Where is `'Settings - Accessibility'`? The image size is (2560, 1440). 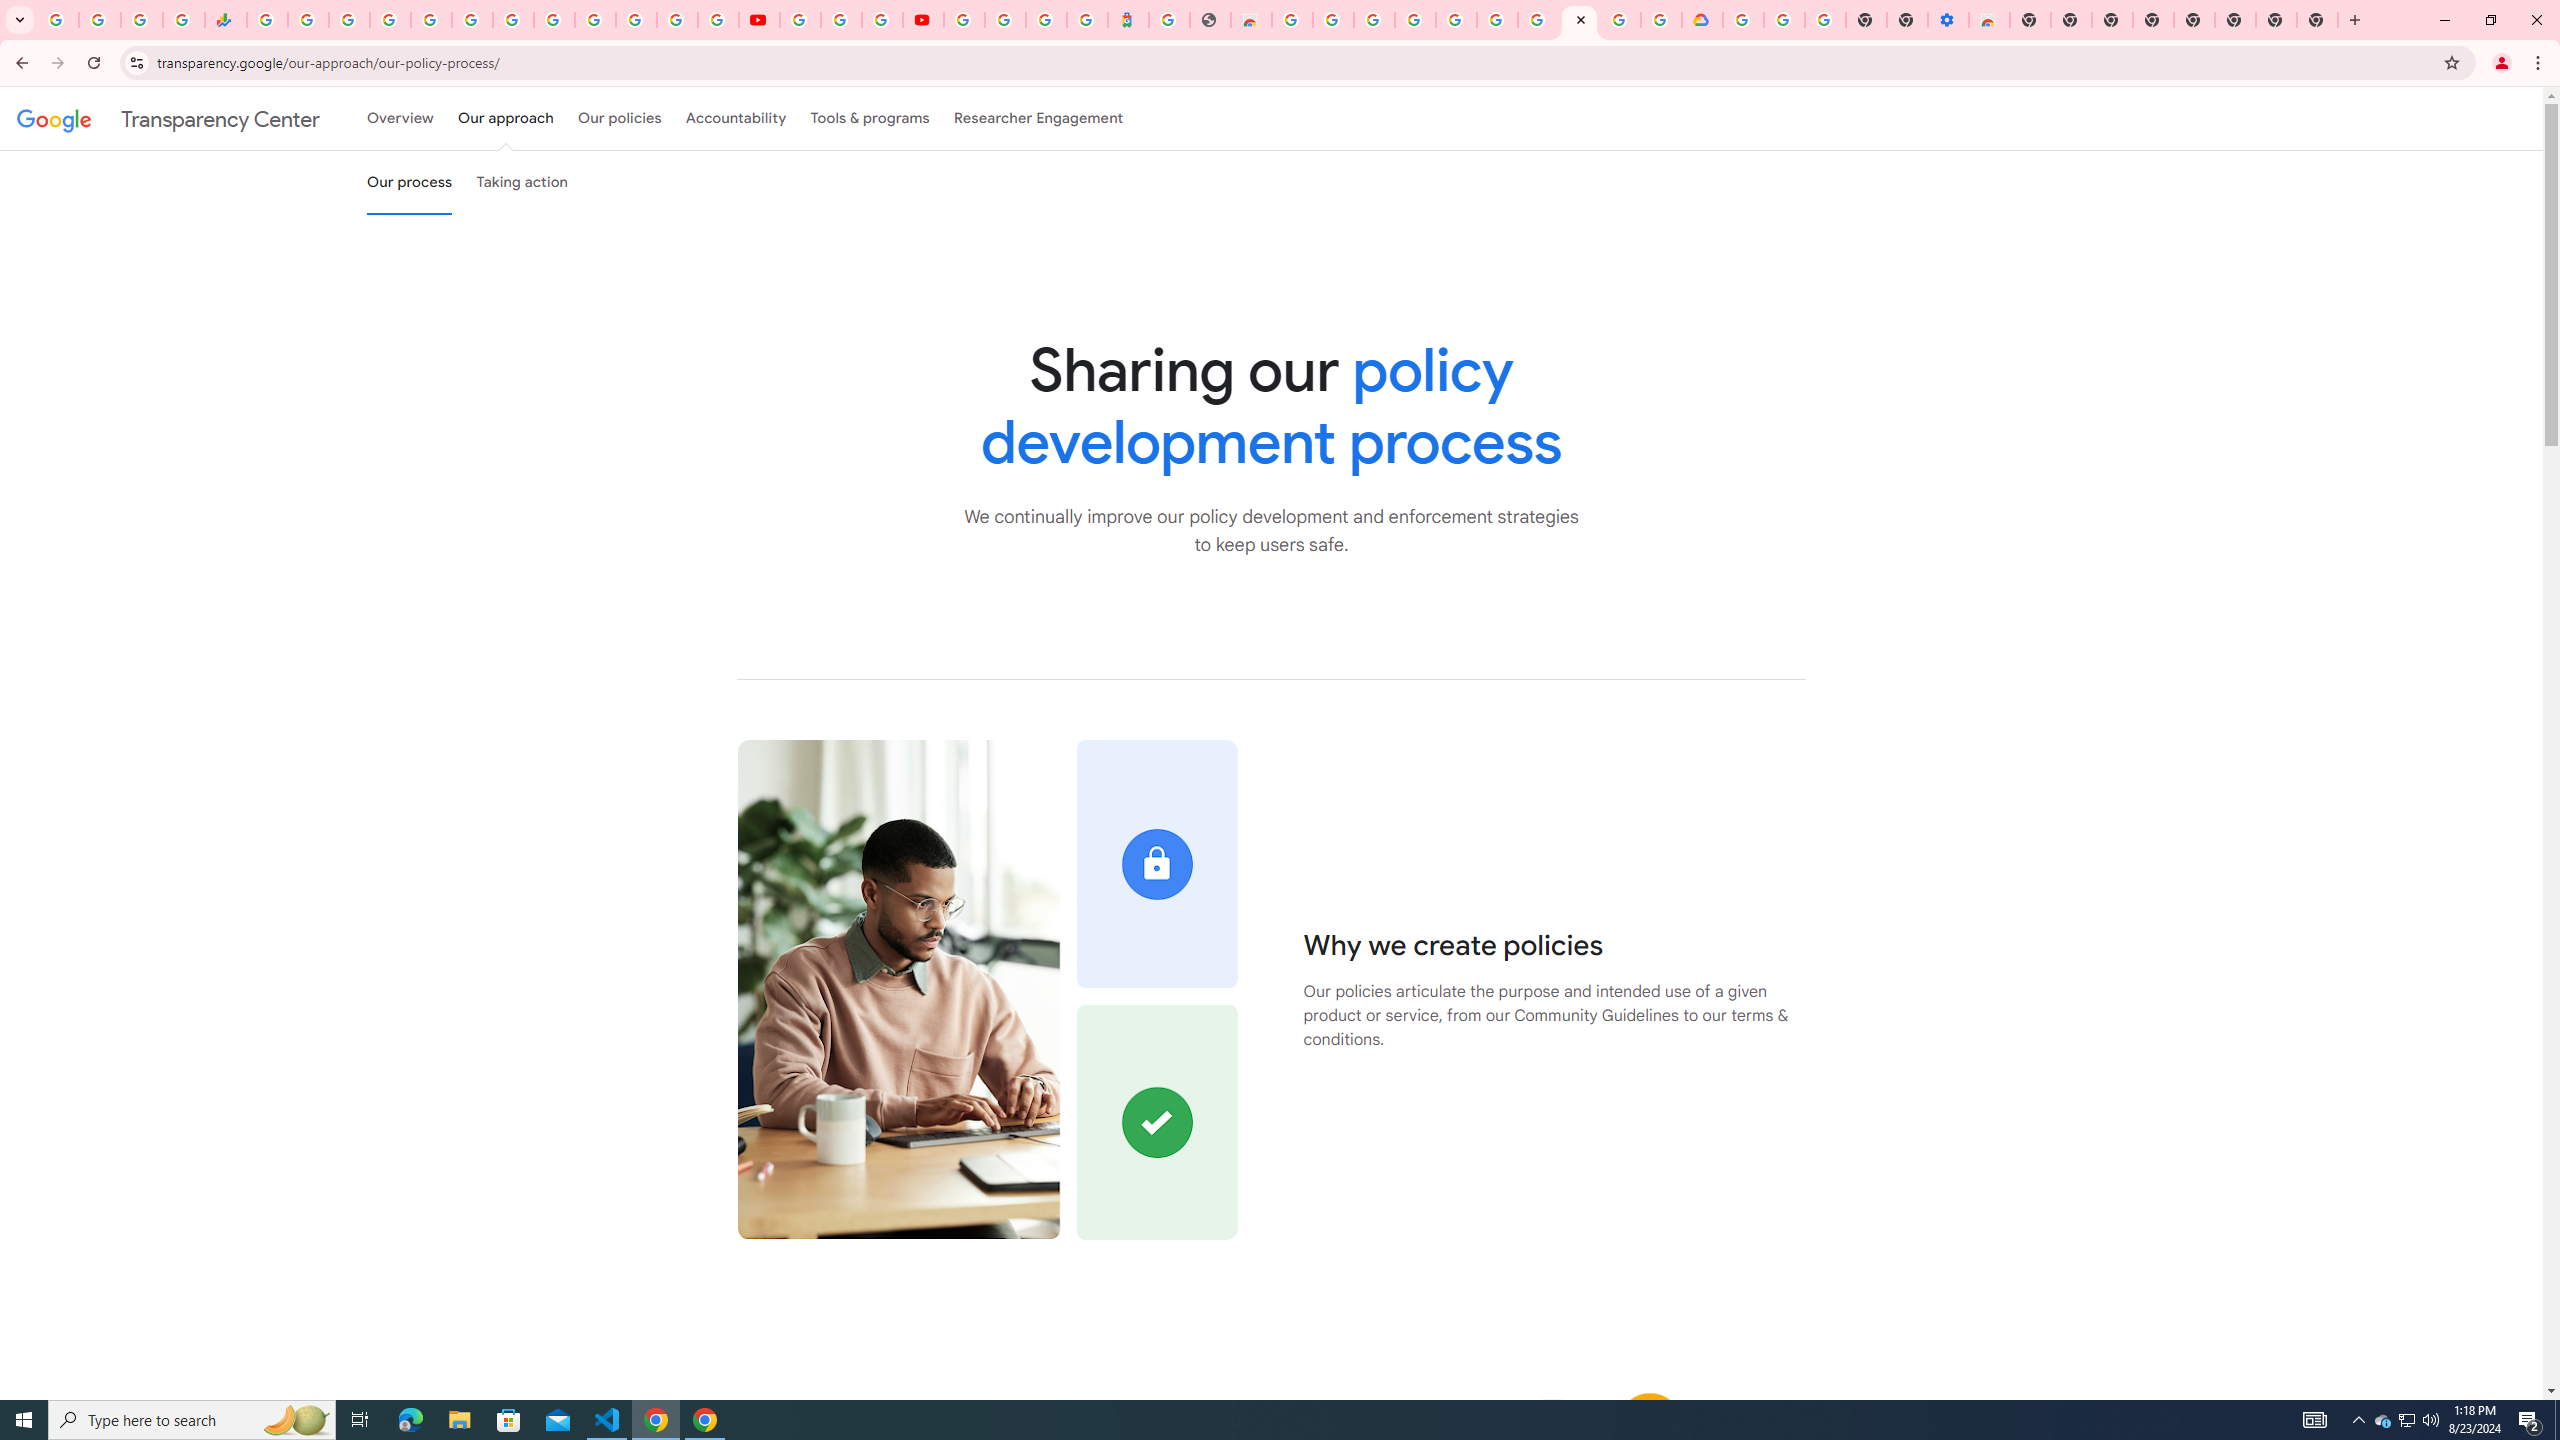 'Settings - Accessibility' is located at coordinates (1948, 19).